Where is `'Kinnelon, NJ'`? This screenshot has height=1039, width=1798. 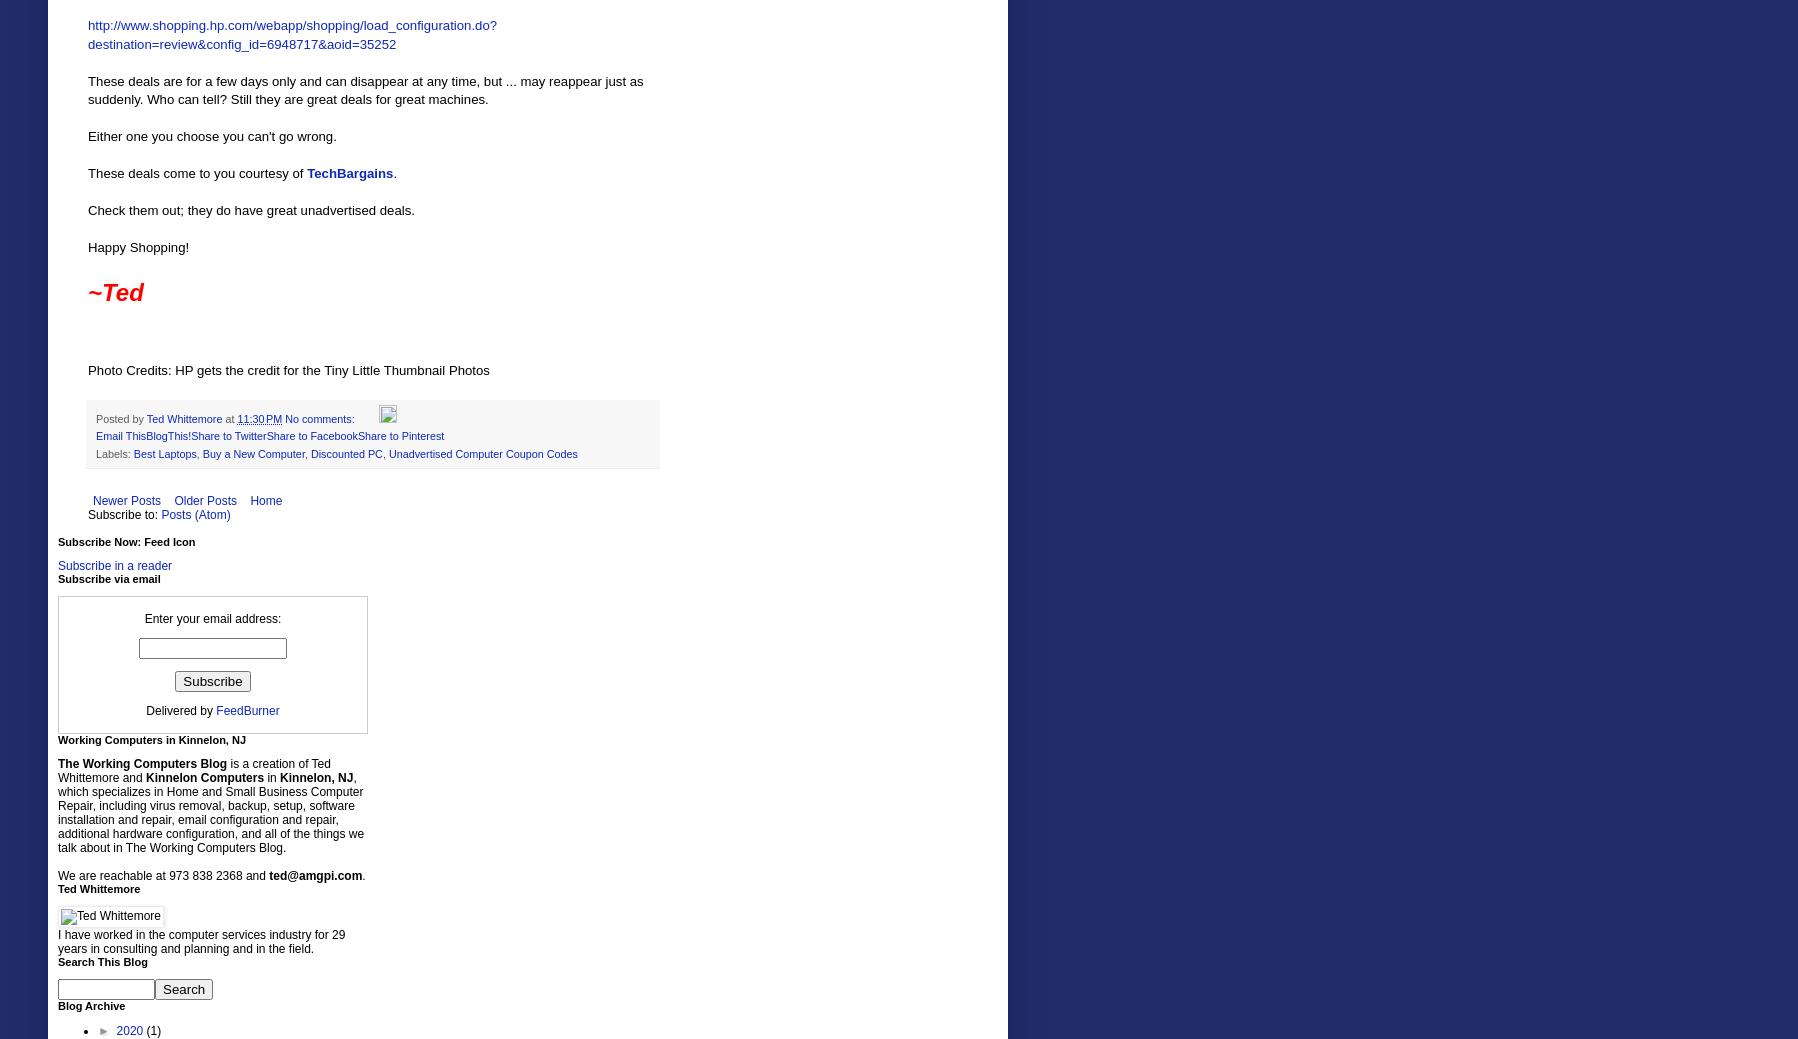 'Kinnelon, NJ' is located at coordinates (315, 775).